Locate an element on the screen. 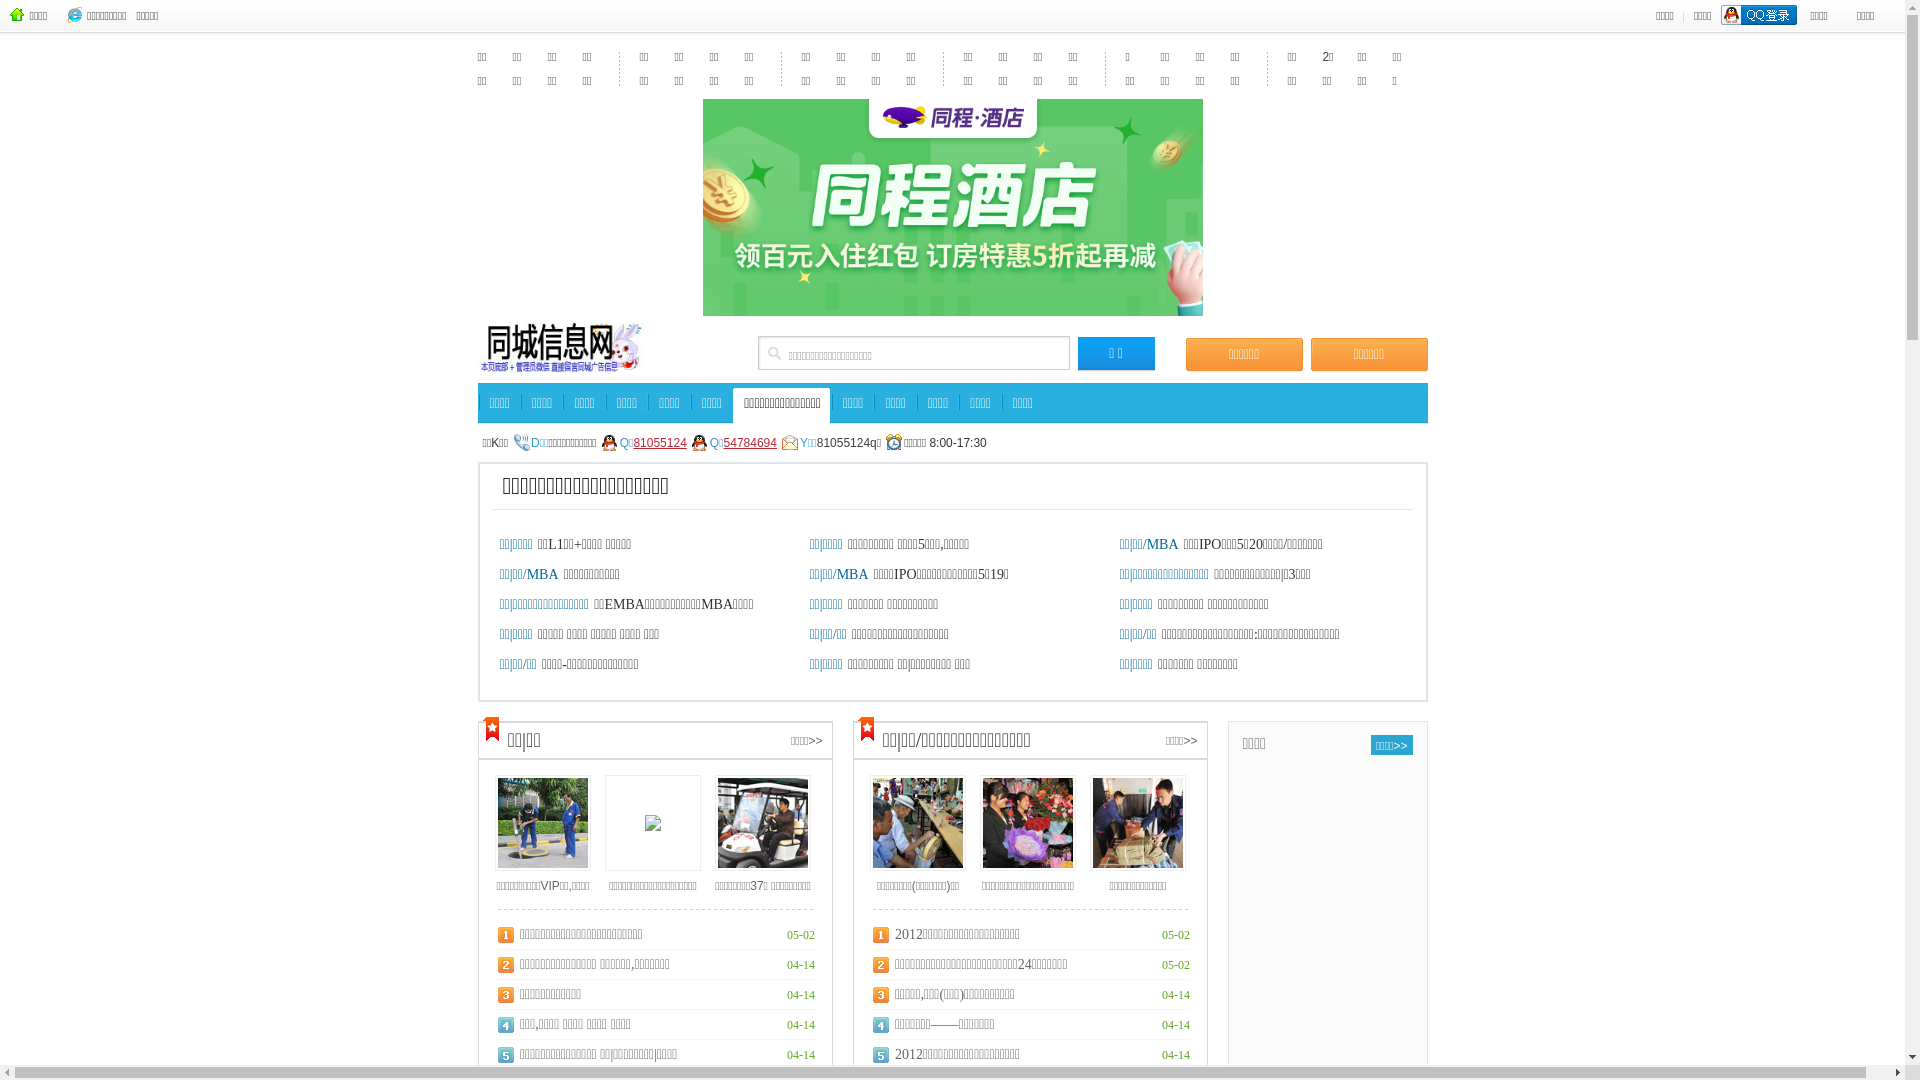  '54784694' is located at coordinates (749, 450).